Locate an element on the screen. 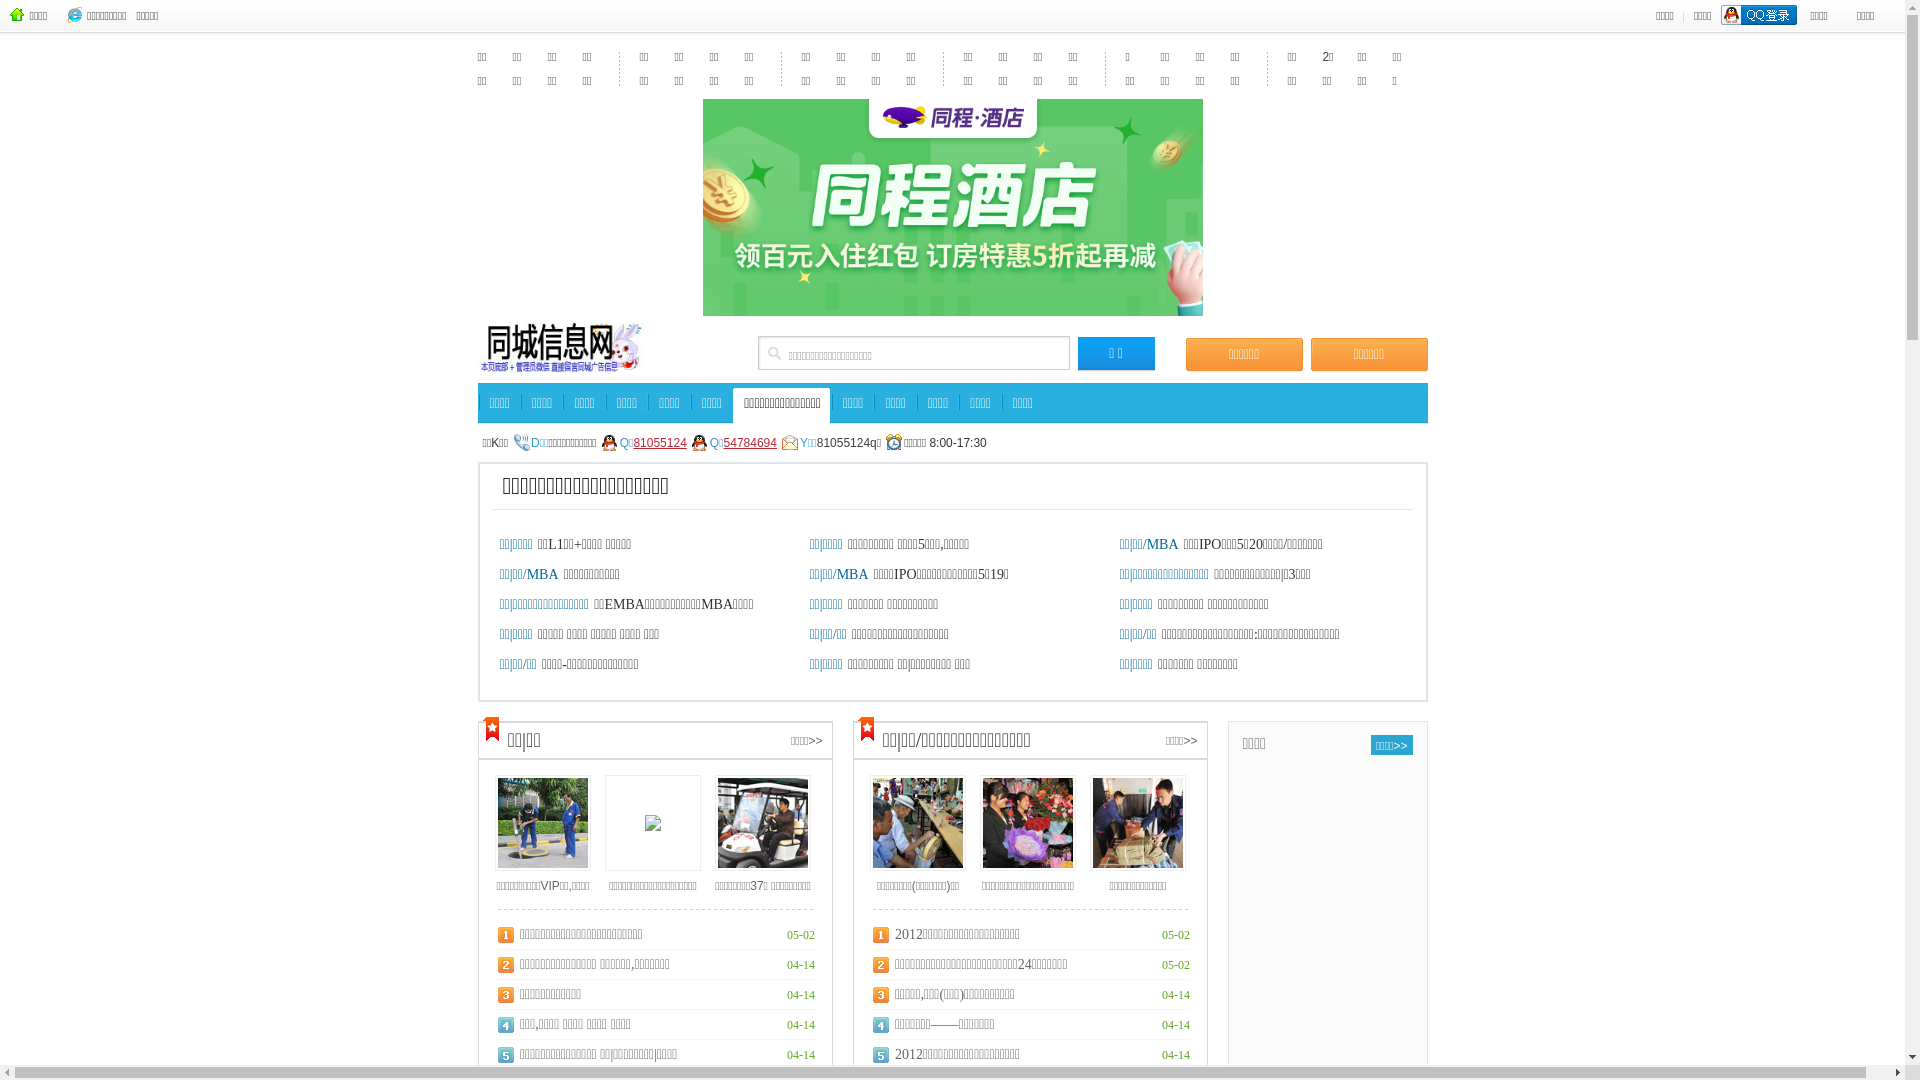  '54784694' is located at coordinates (749, 450).